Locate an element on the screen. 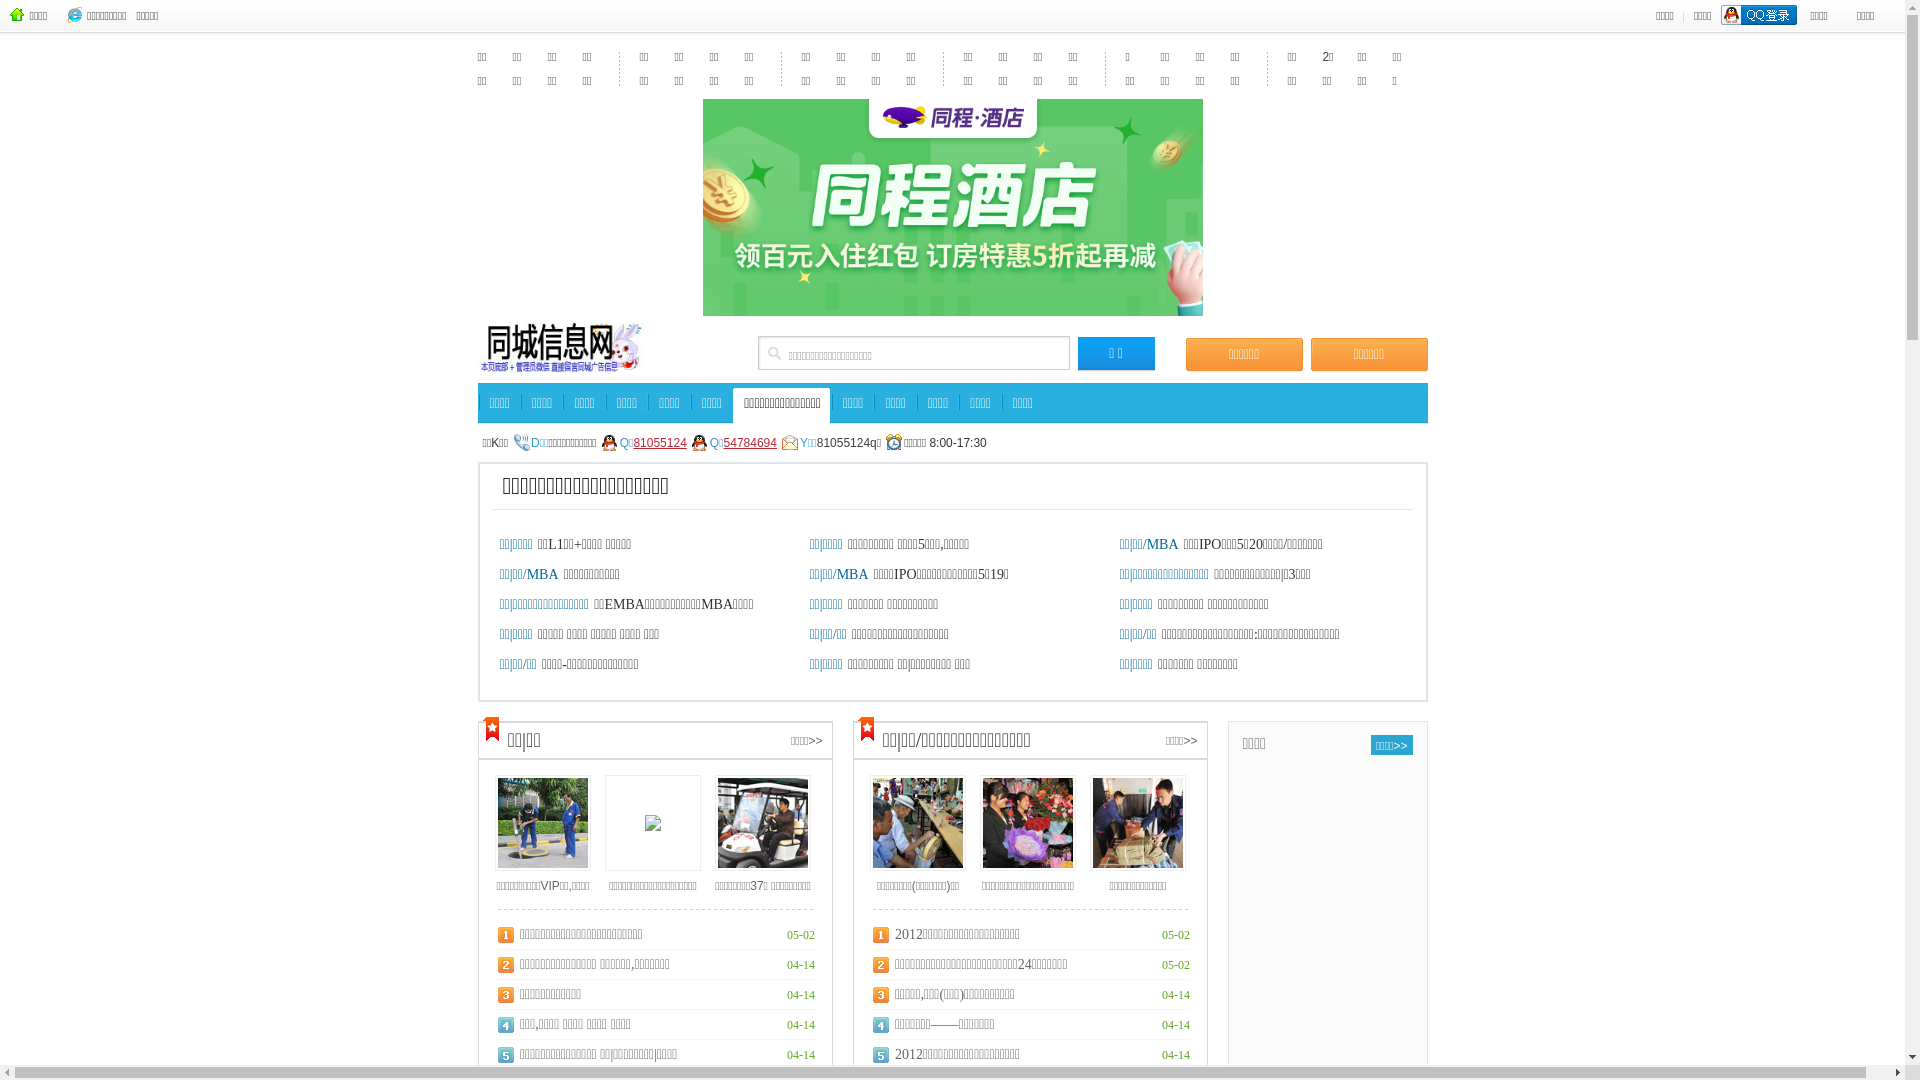  '54784694' is located at coordinates (749, 450).